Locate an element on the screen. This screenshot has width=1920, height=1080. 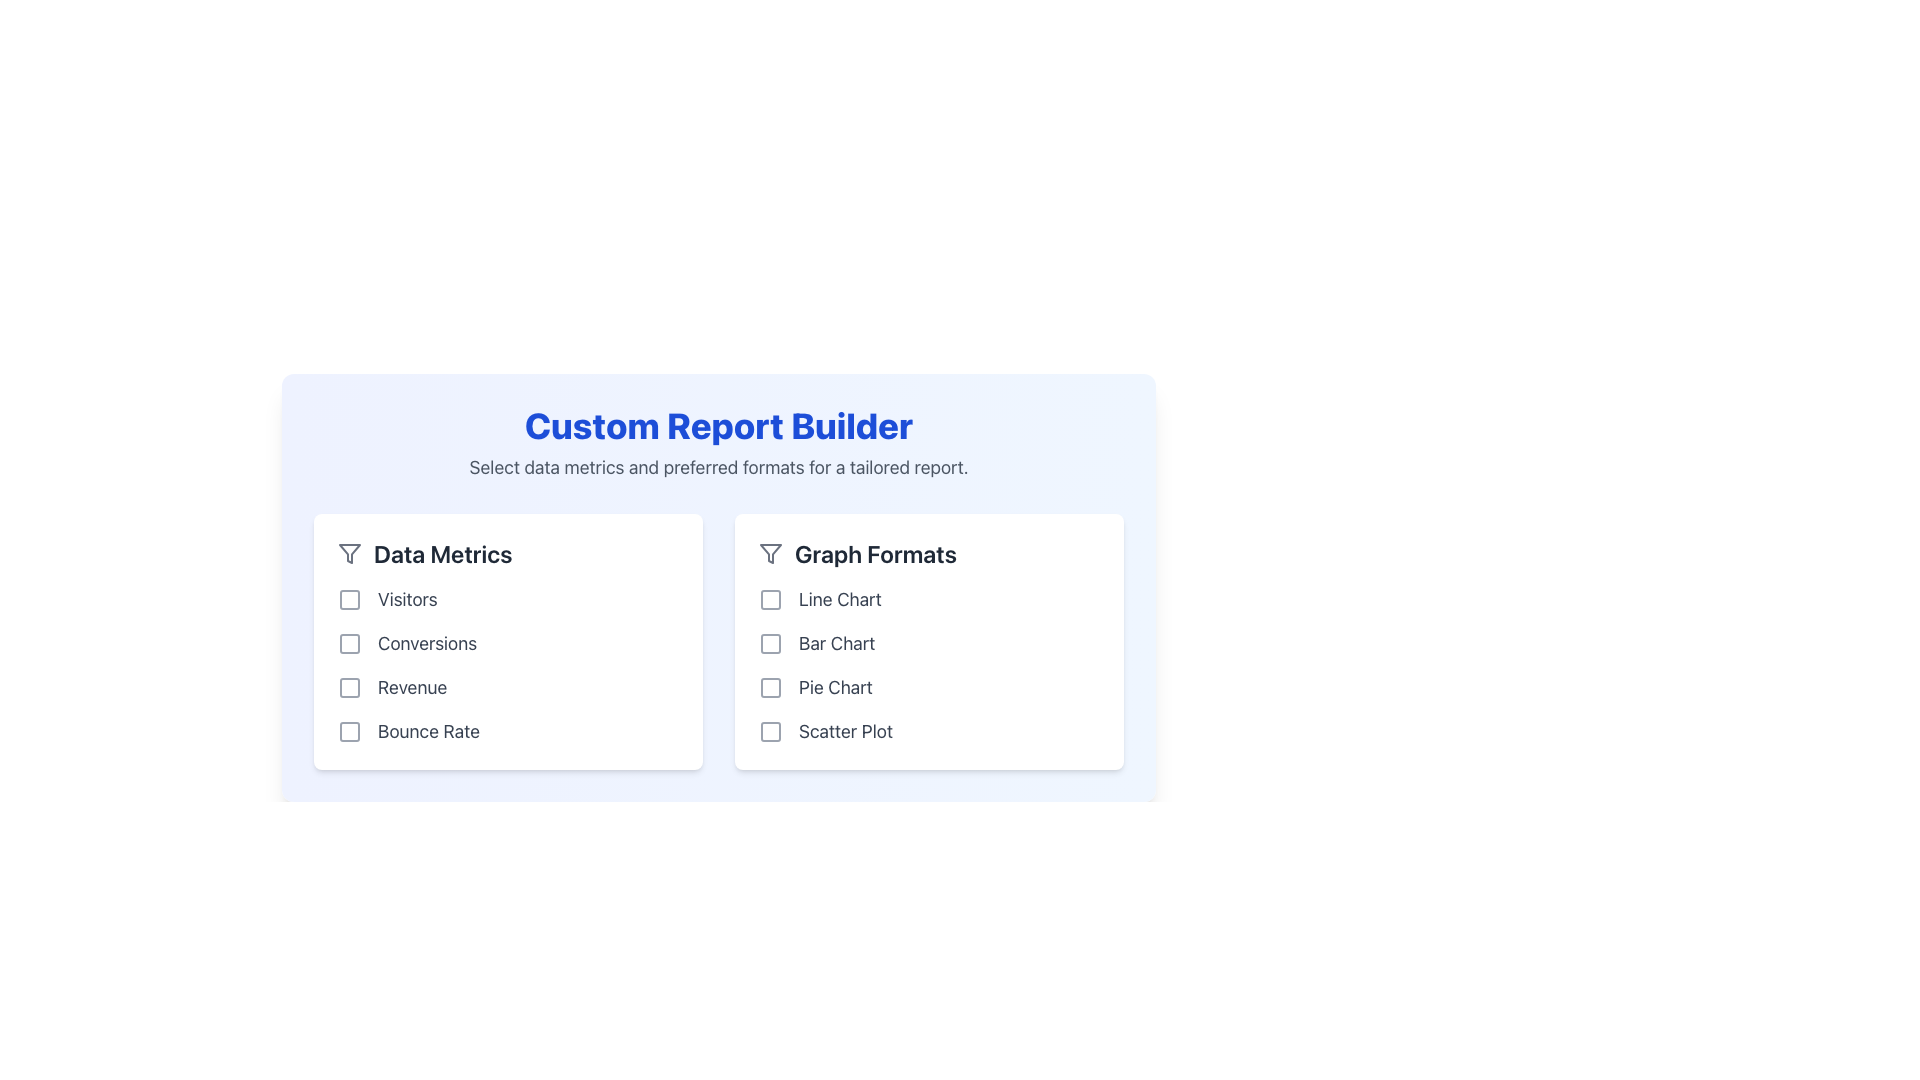
the square-shaped SVG icon of the Checkbox located in the 'Graph Formats' section, to the left of the 'Line Chart' text is located at coordinates (770, 599).